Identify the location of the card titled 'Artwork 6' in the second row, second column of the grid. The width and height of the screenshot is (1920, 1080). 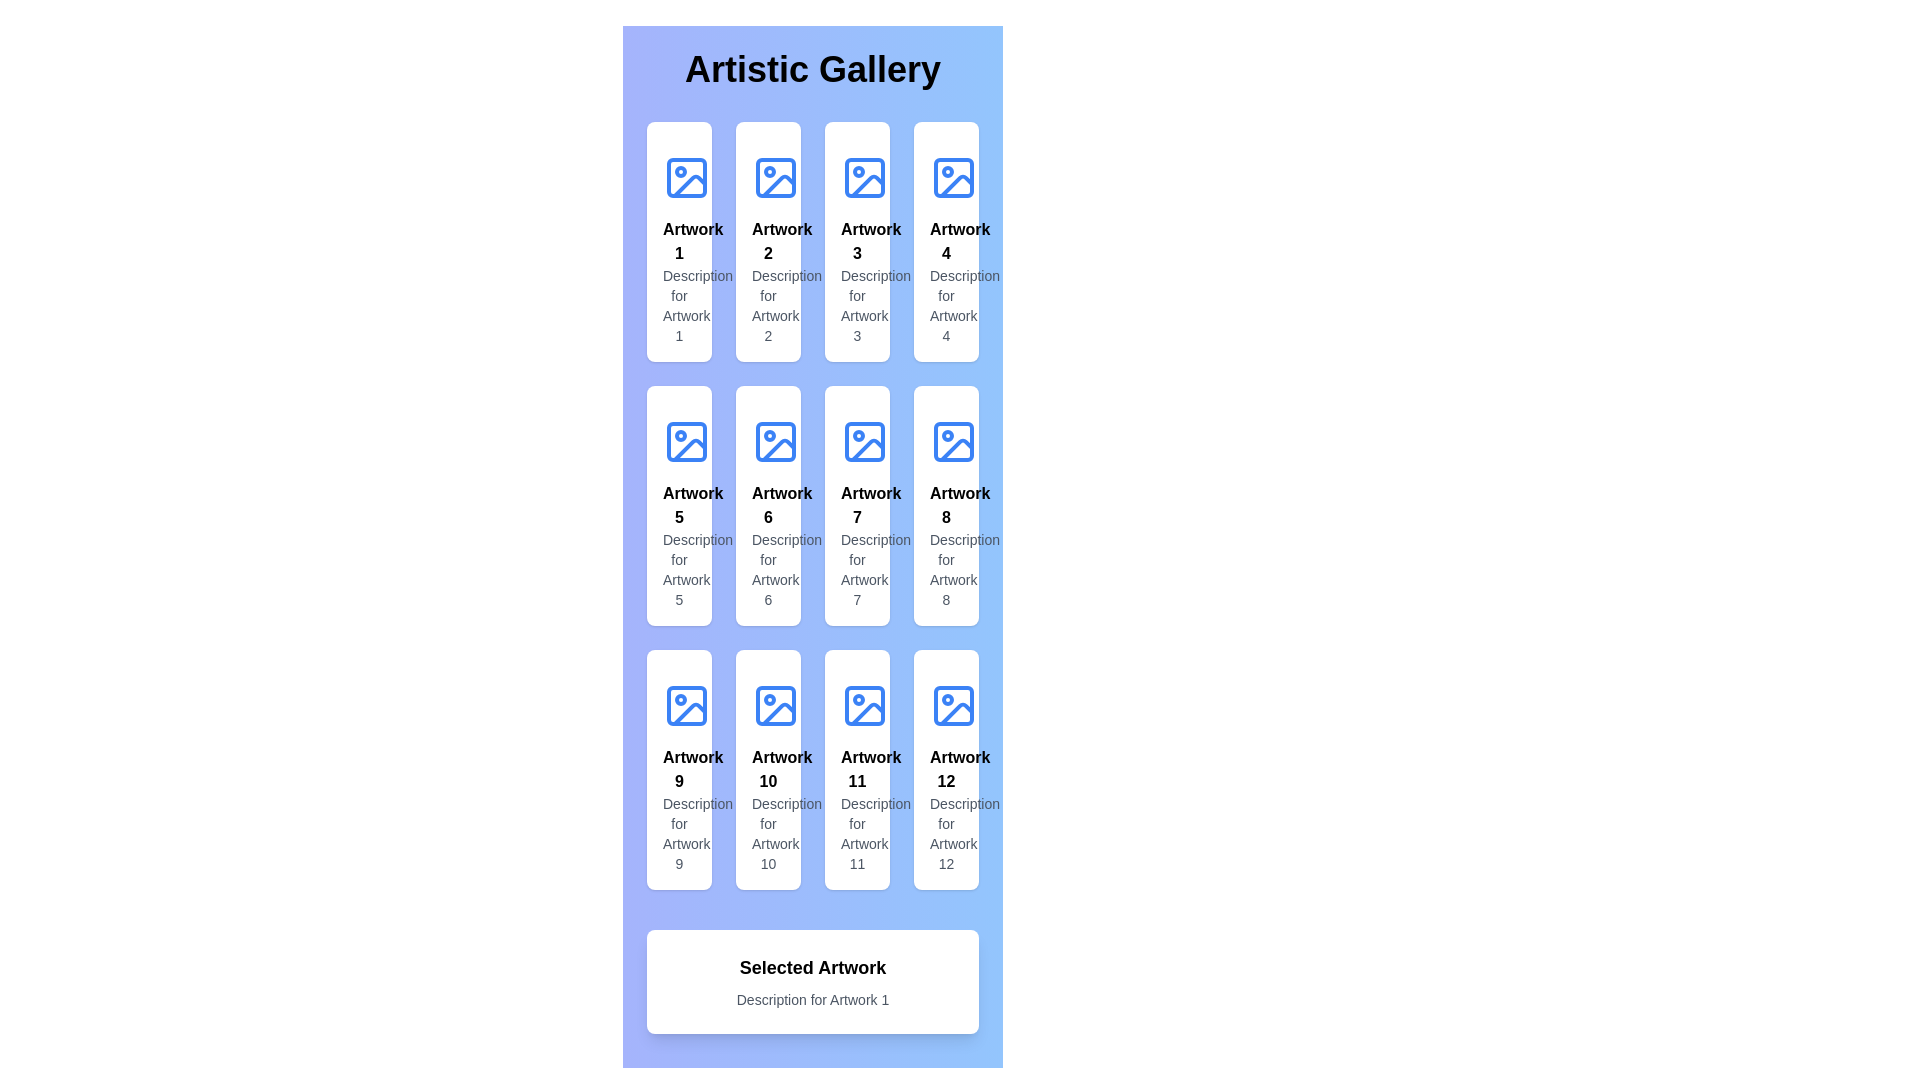
(767, 504).